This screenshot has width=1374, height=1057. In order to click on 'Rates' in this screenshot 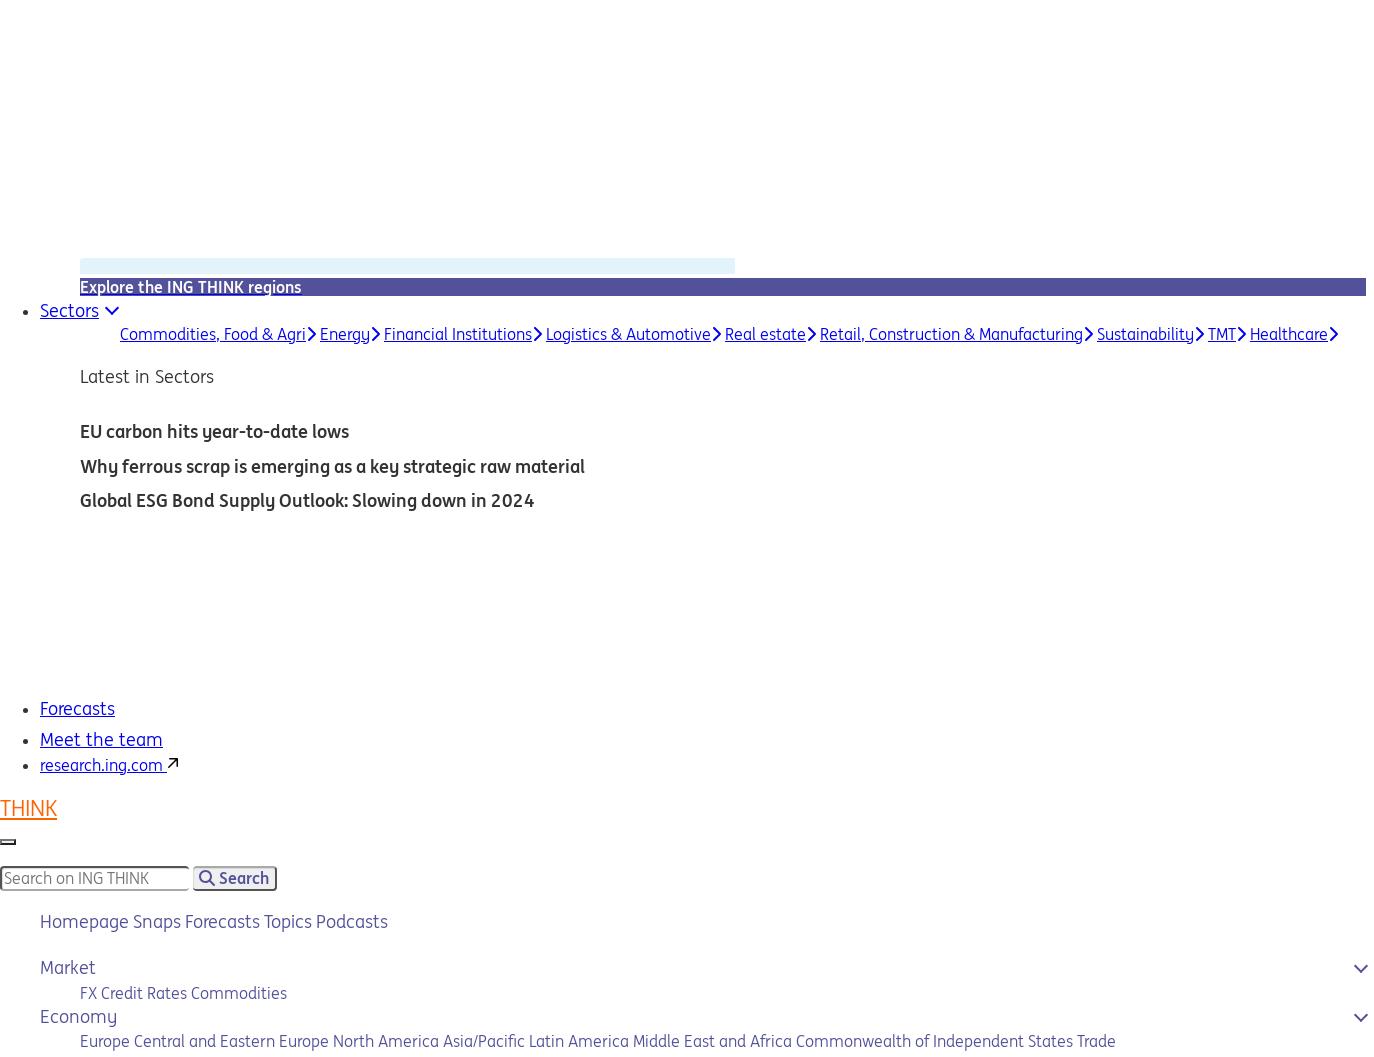, I will do `click(165, 990)`.